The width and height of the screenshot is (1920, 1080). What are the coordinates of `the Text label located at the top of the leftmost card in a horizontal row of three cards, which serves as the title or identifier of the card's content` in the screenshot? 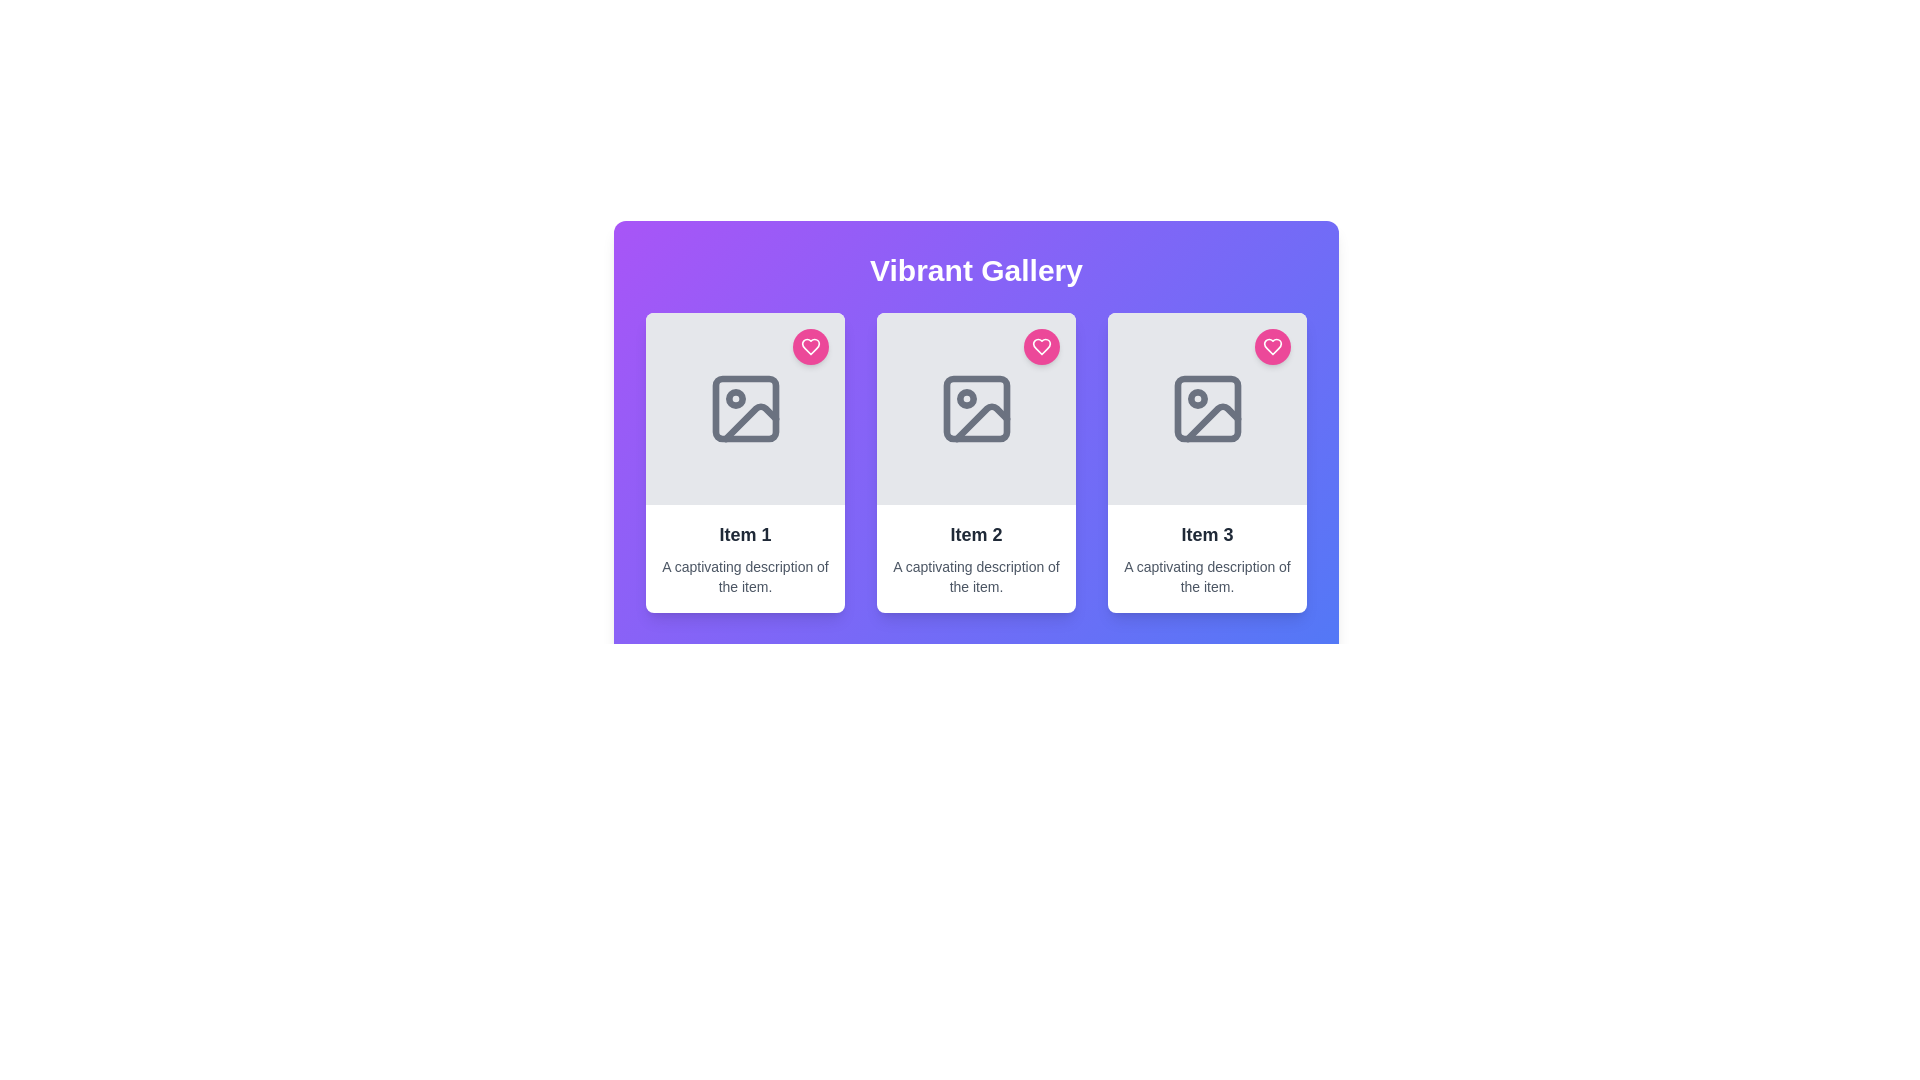 It's located at (744, 534).